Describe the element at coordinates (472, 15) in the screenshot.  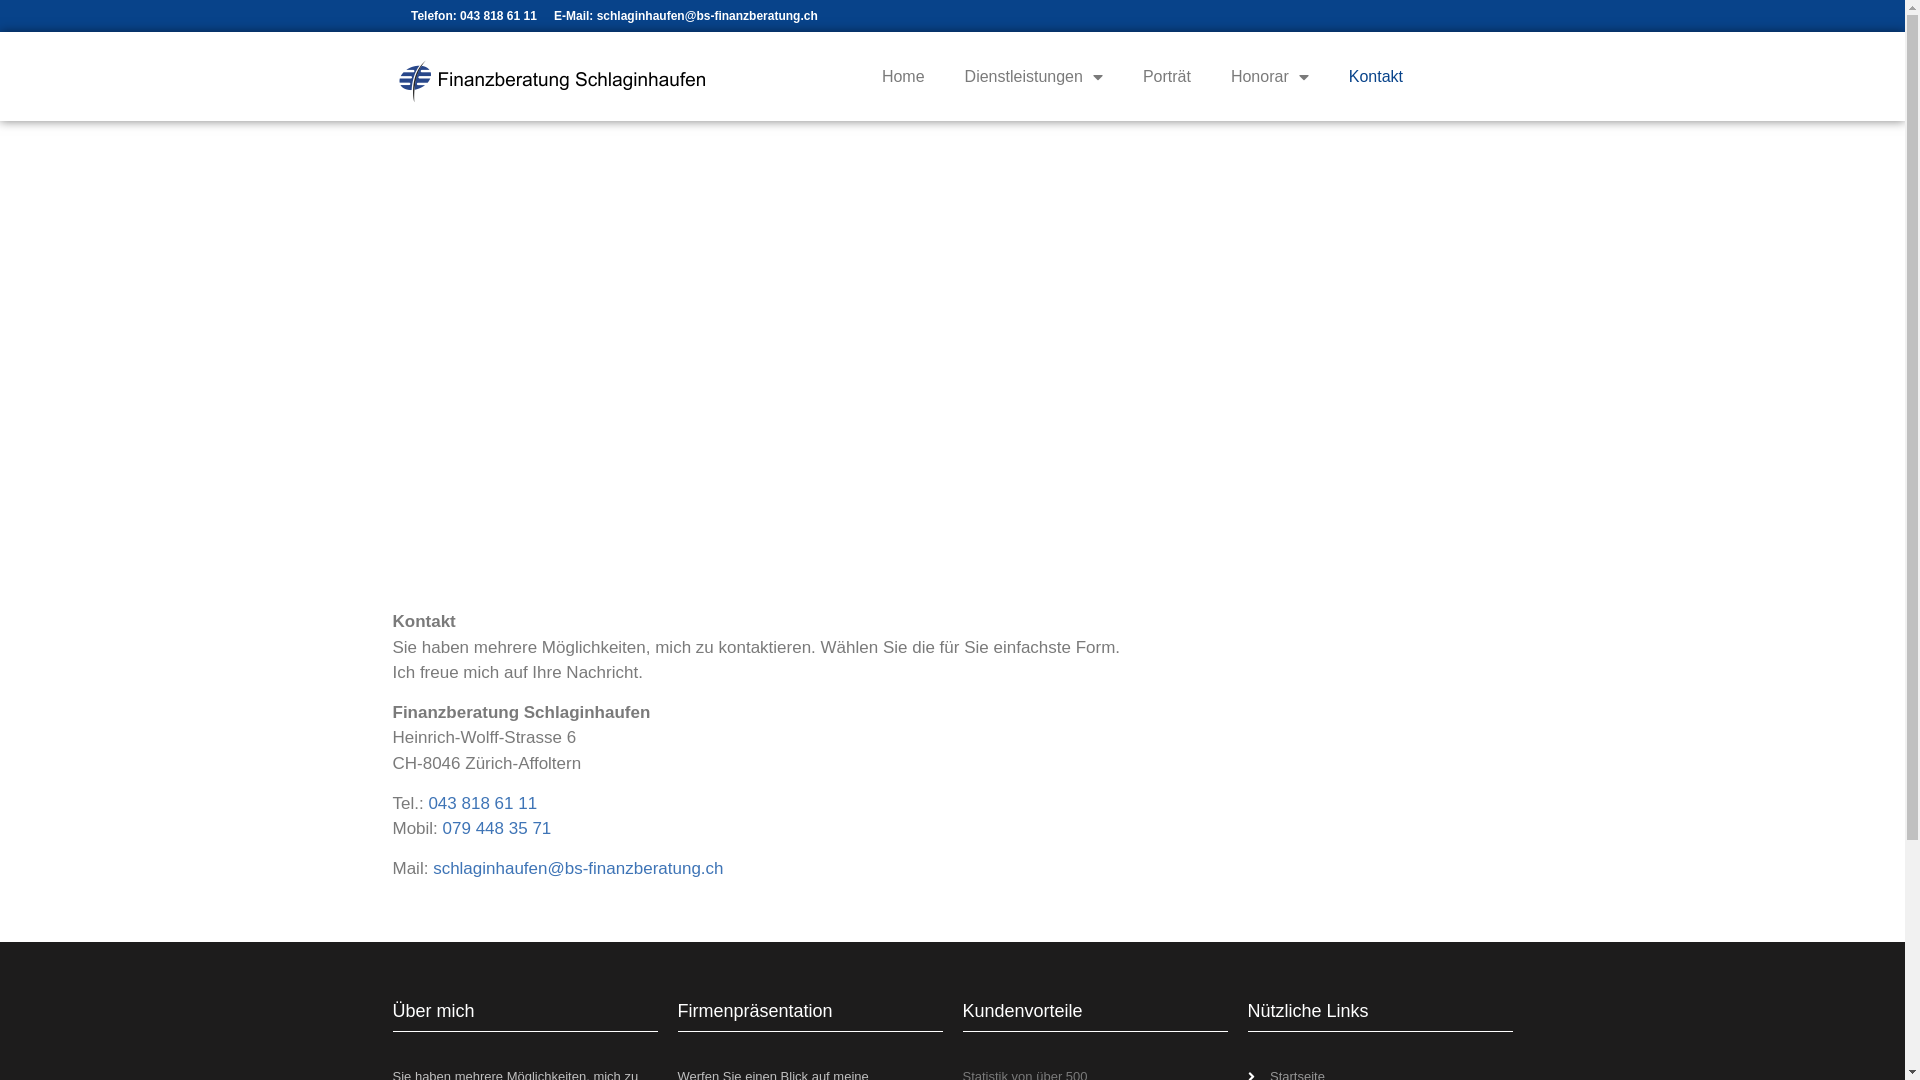
I see `'Telefon: 043 818 61 11'` at that location.